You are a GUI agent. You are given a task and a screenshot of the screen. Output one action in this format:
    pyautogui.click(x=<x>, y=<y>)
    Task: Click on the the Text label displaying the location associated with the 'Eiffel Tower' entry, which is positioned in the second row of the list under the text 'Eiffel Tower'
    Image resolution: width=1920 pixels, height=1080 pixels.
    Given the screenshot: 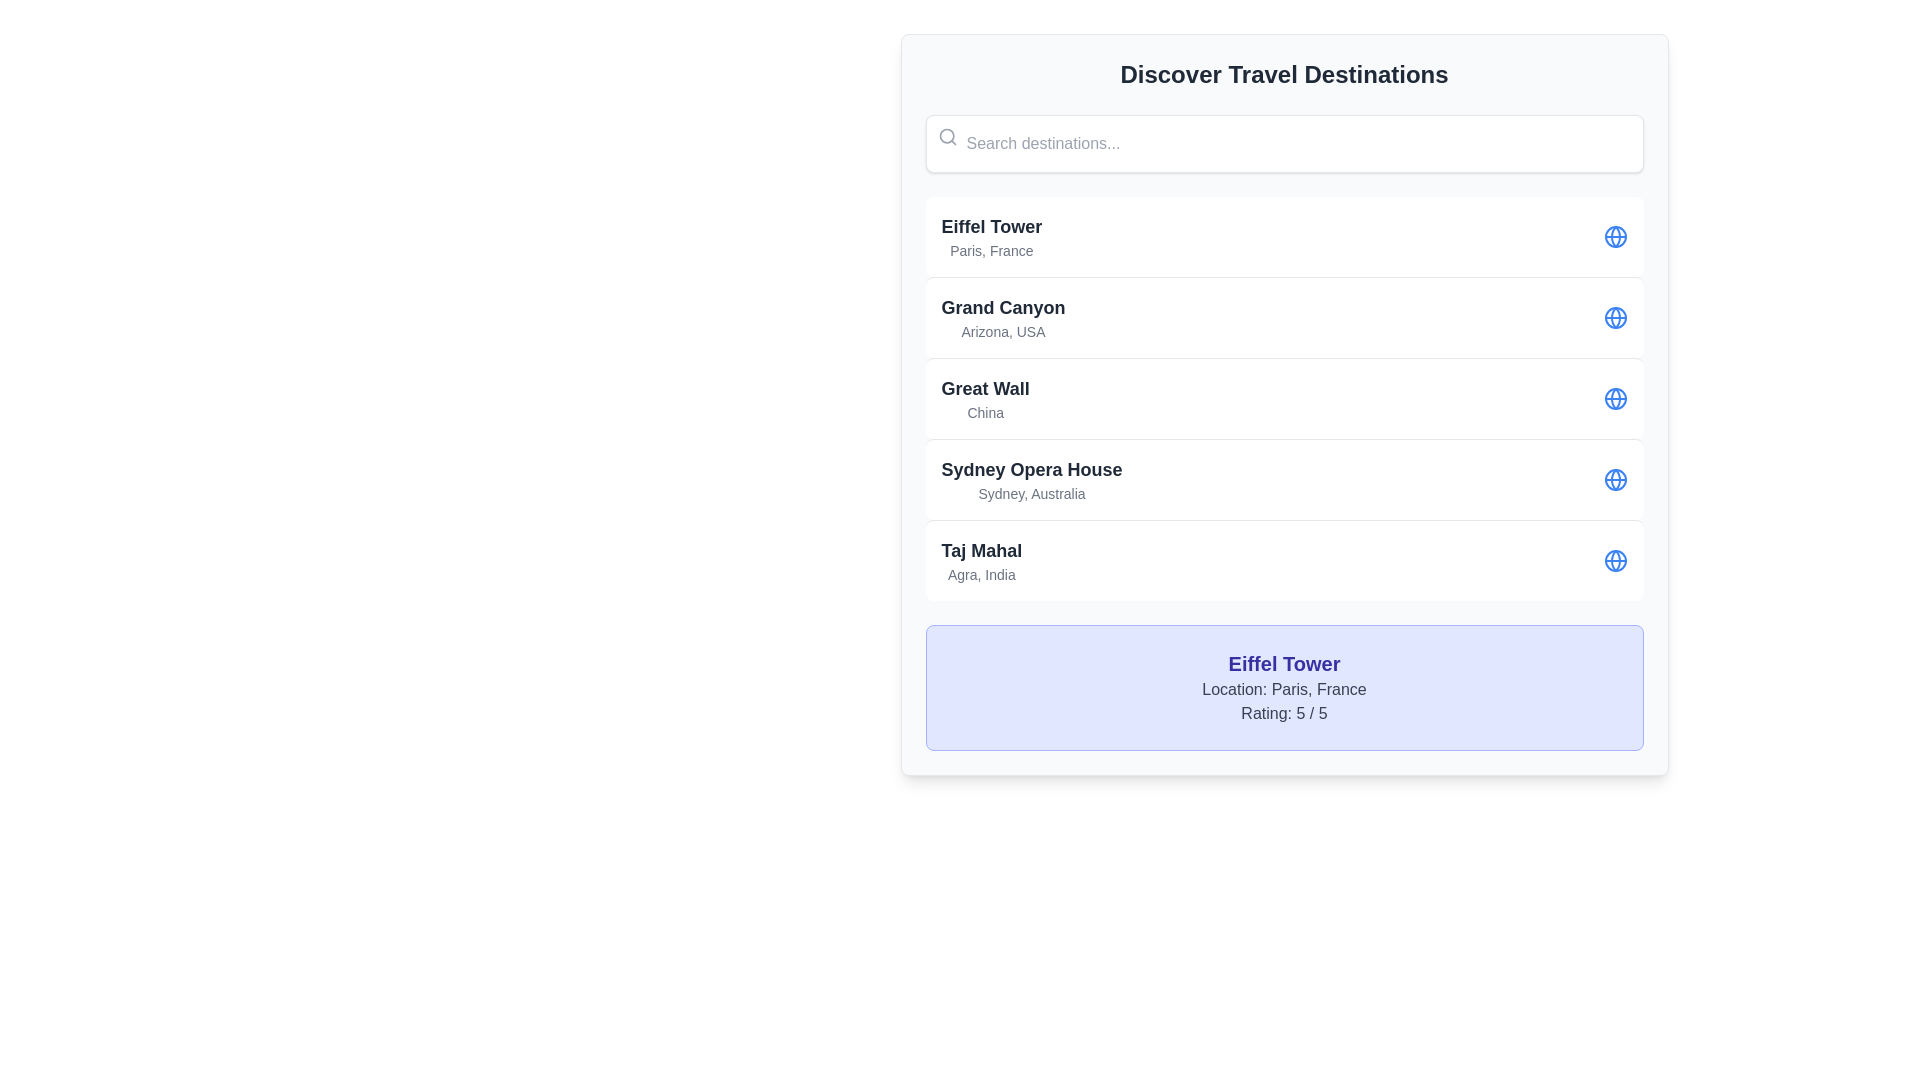 What is the action you would take?
    pyautogui.click(x=991, y=249)
    